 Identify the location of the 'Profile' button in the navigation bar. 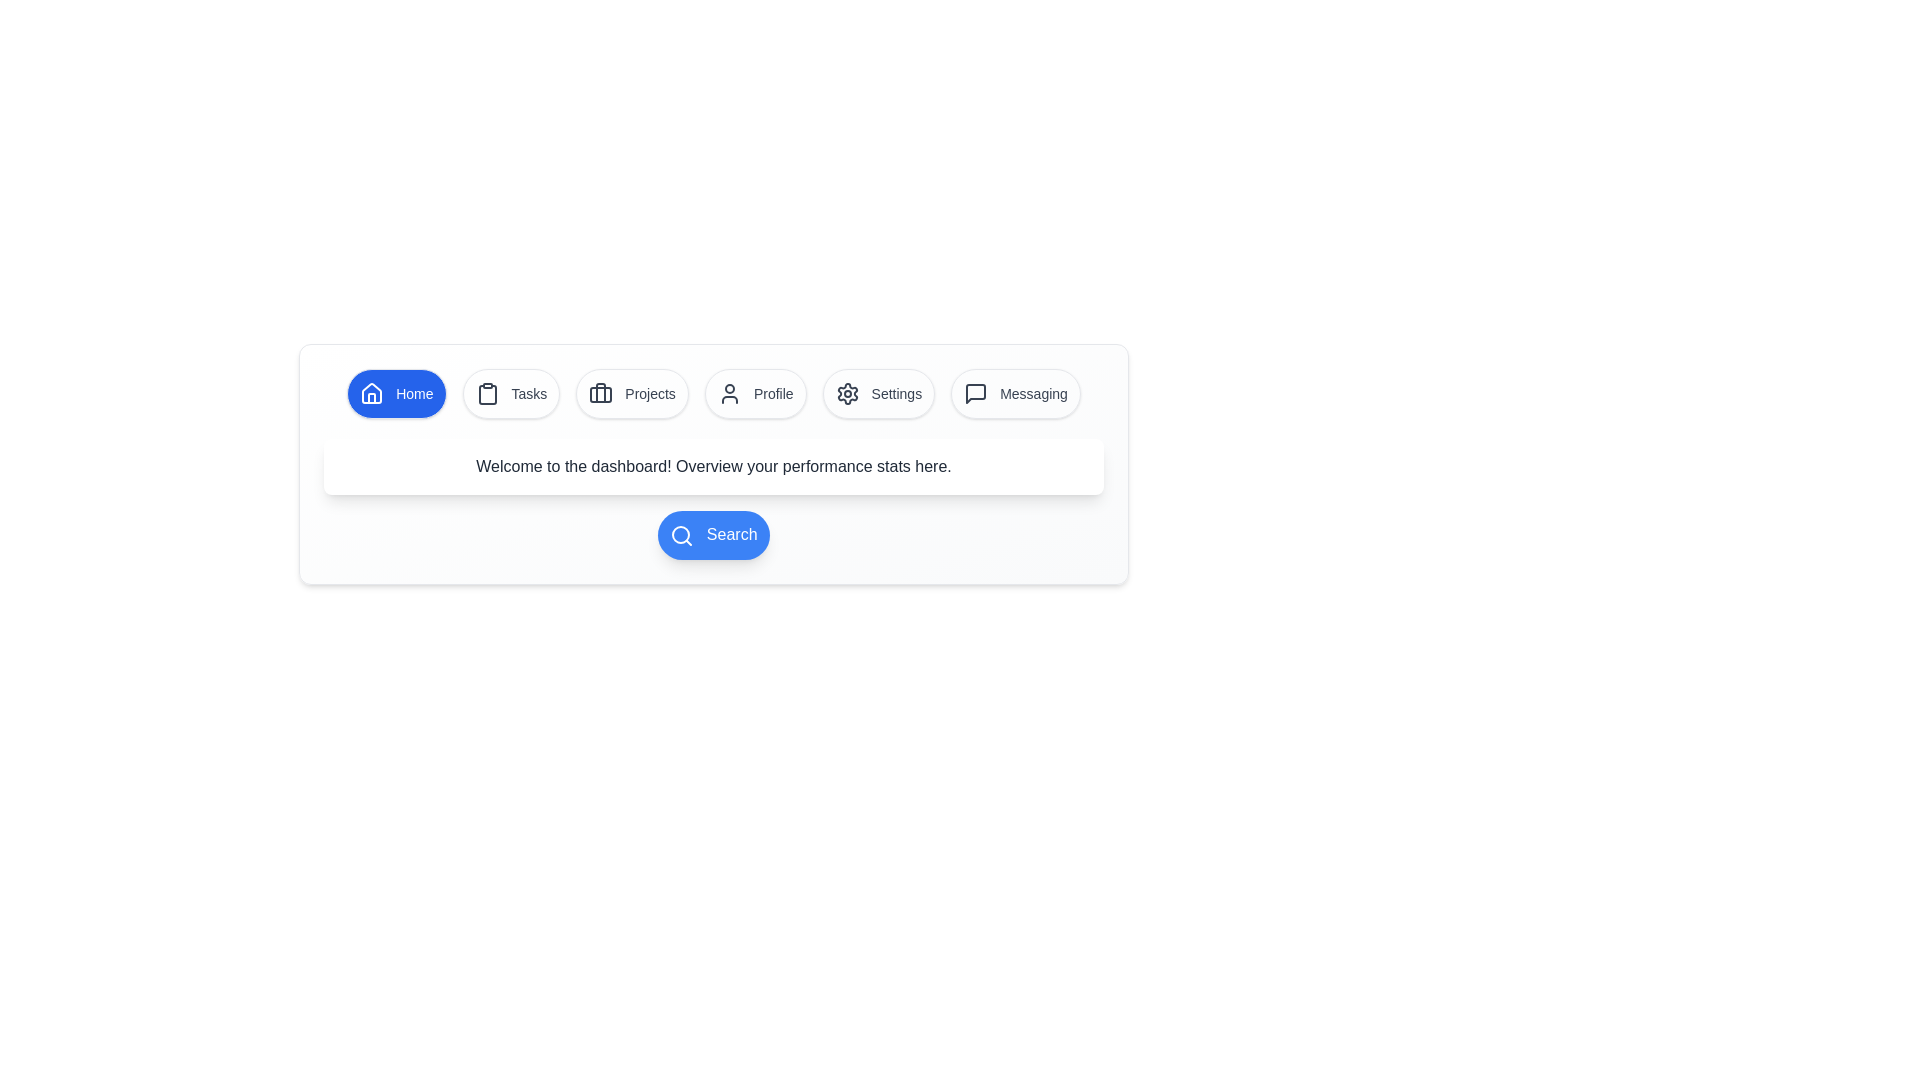
(728, 393).